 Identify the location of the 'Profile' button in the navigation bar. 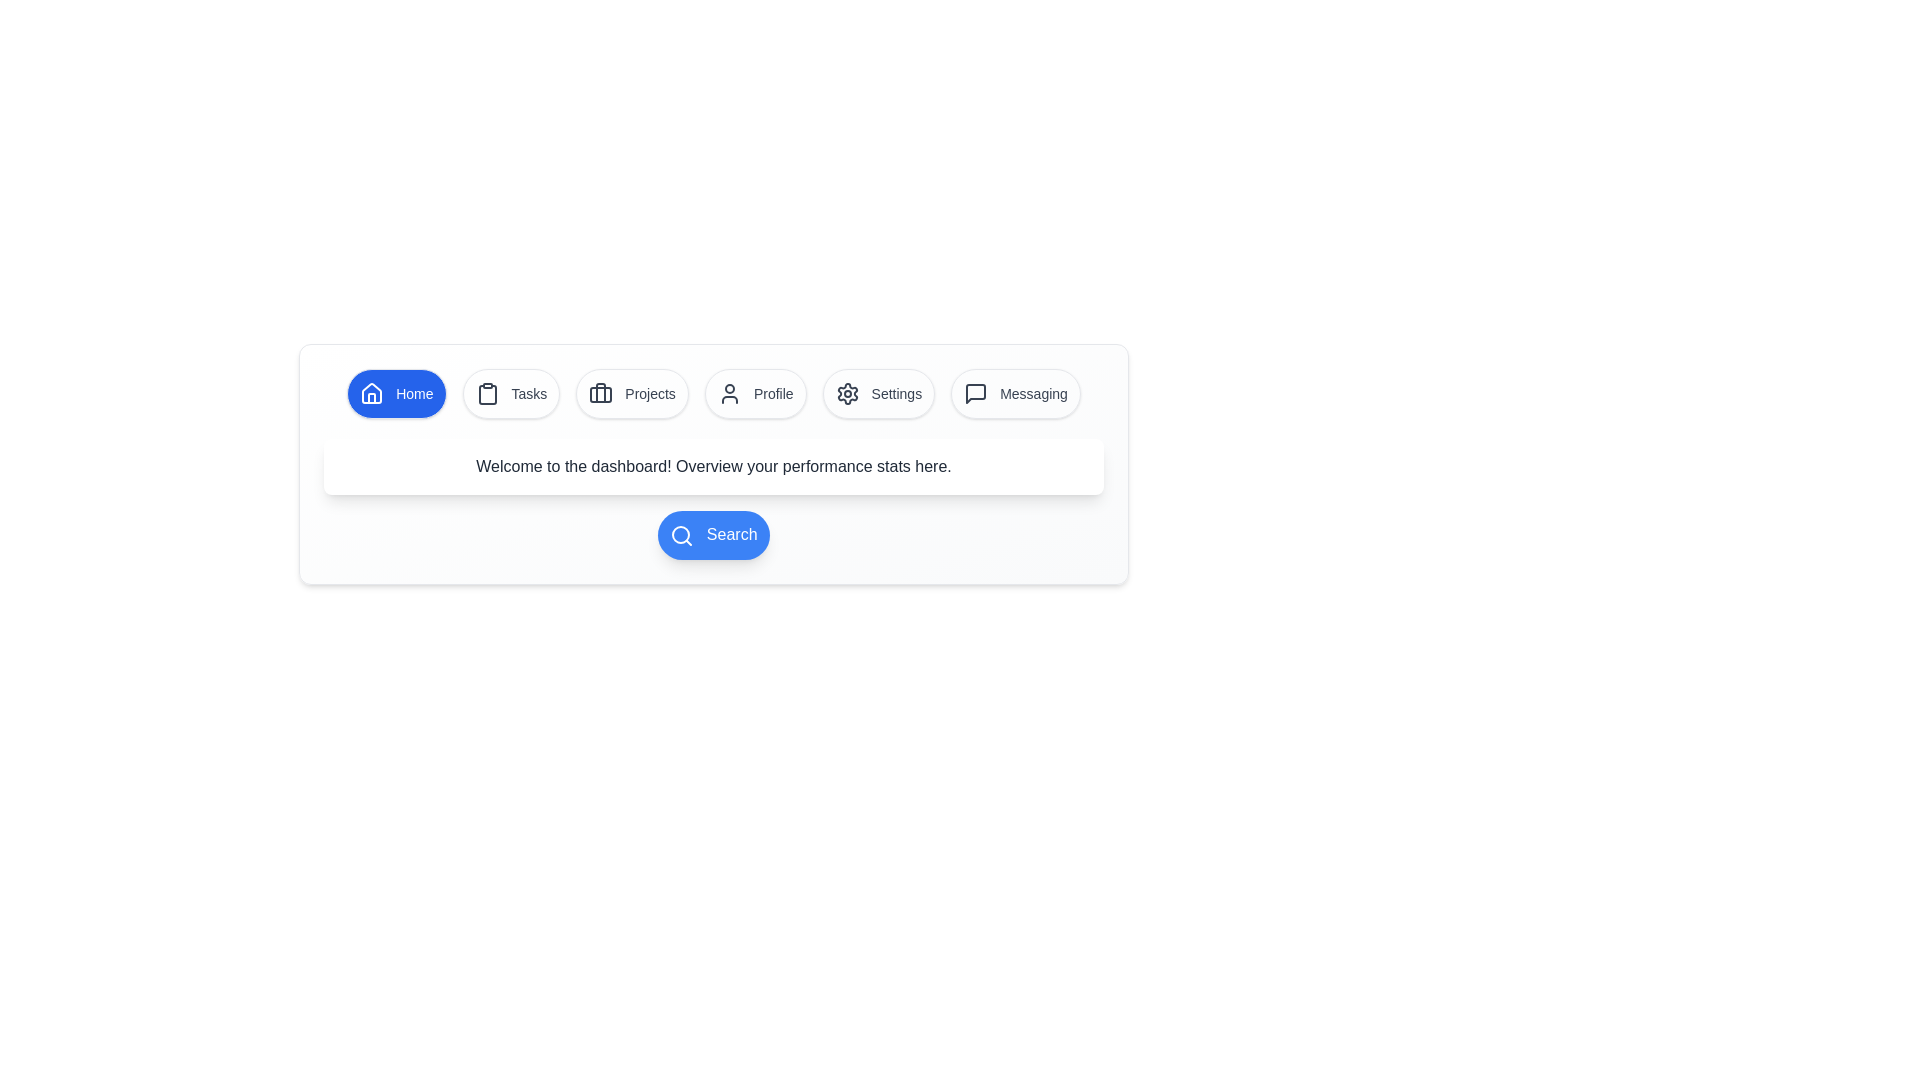
(728, 393).